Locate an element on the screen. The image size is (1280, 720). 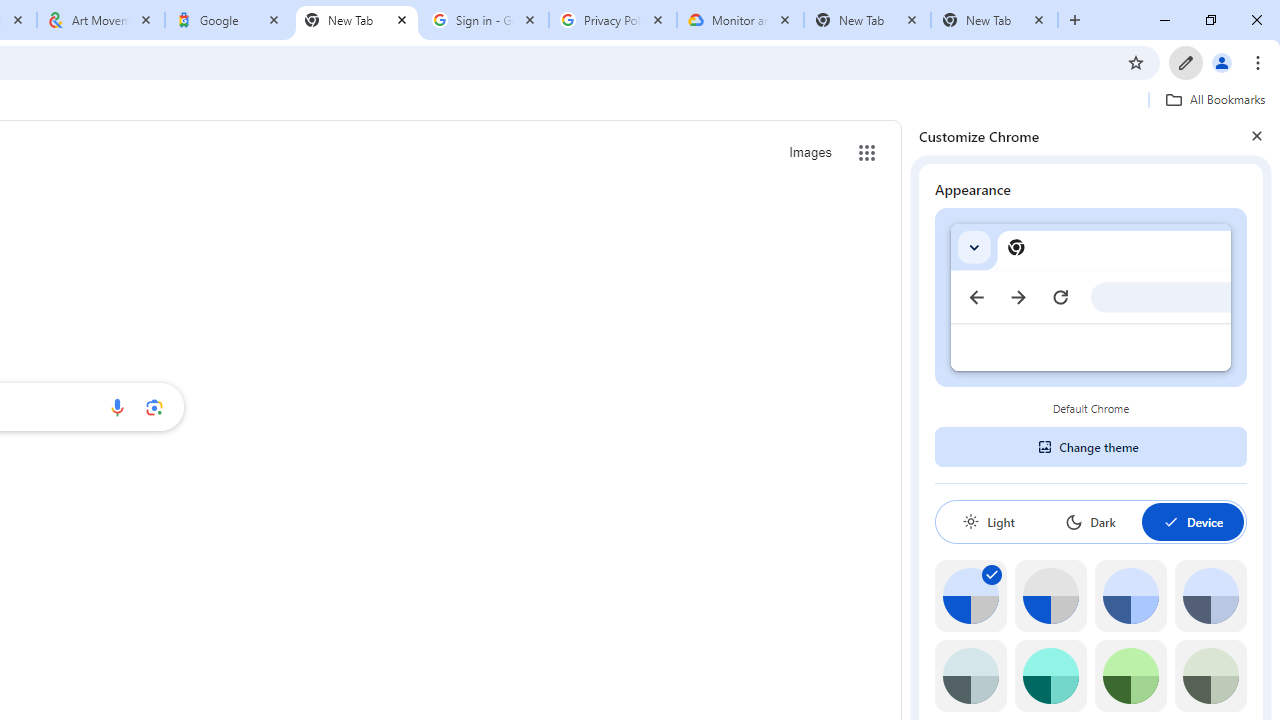
'Search for Images ' is located at coordinates (810, 152).